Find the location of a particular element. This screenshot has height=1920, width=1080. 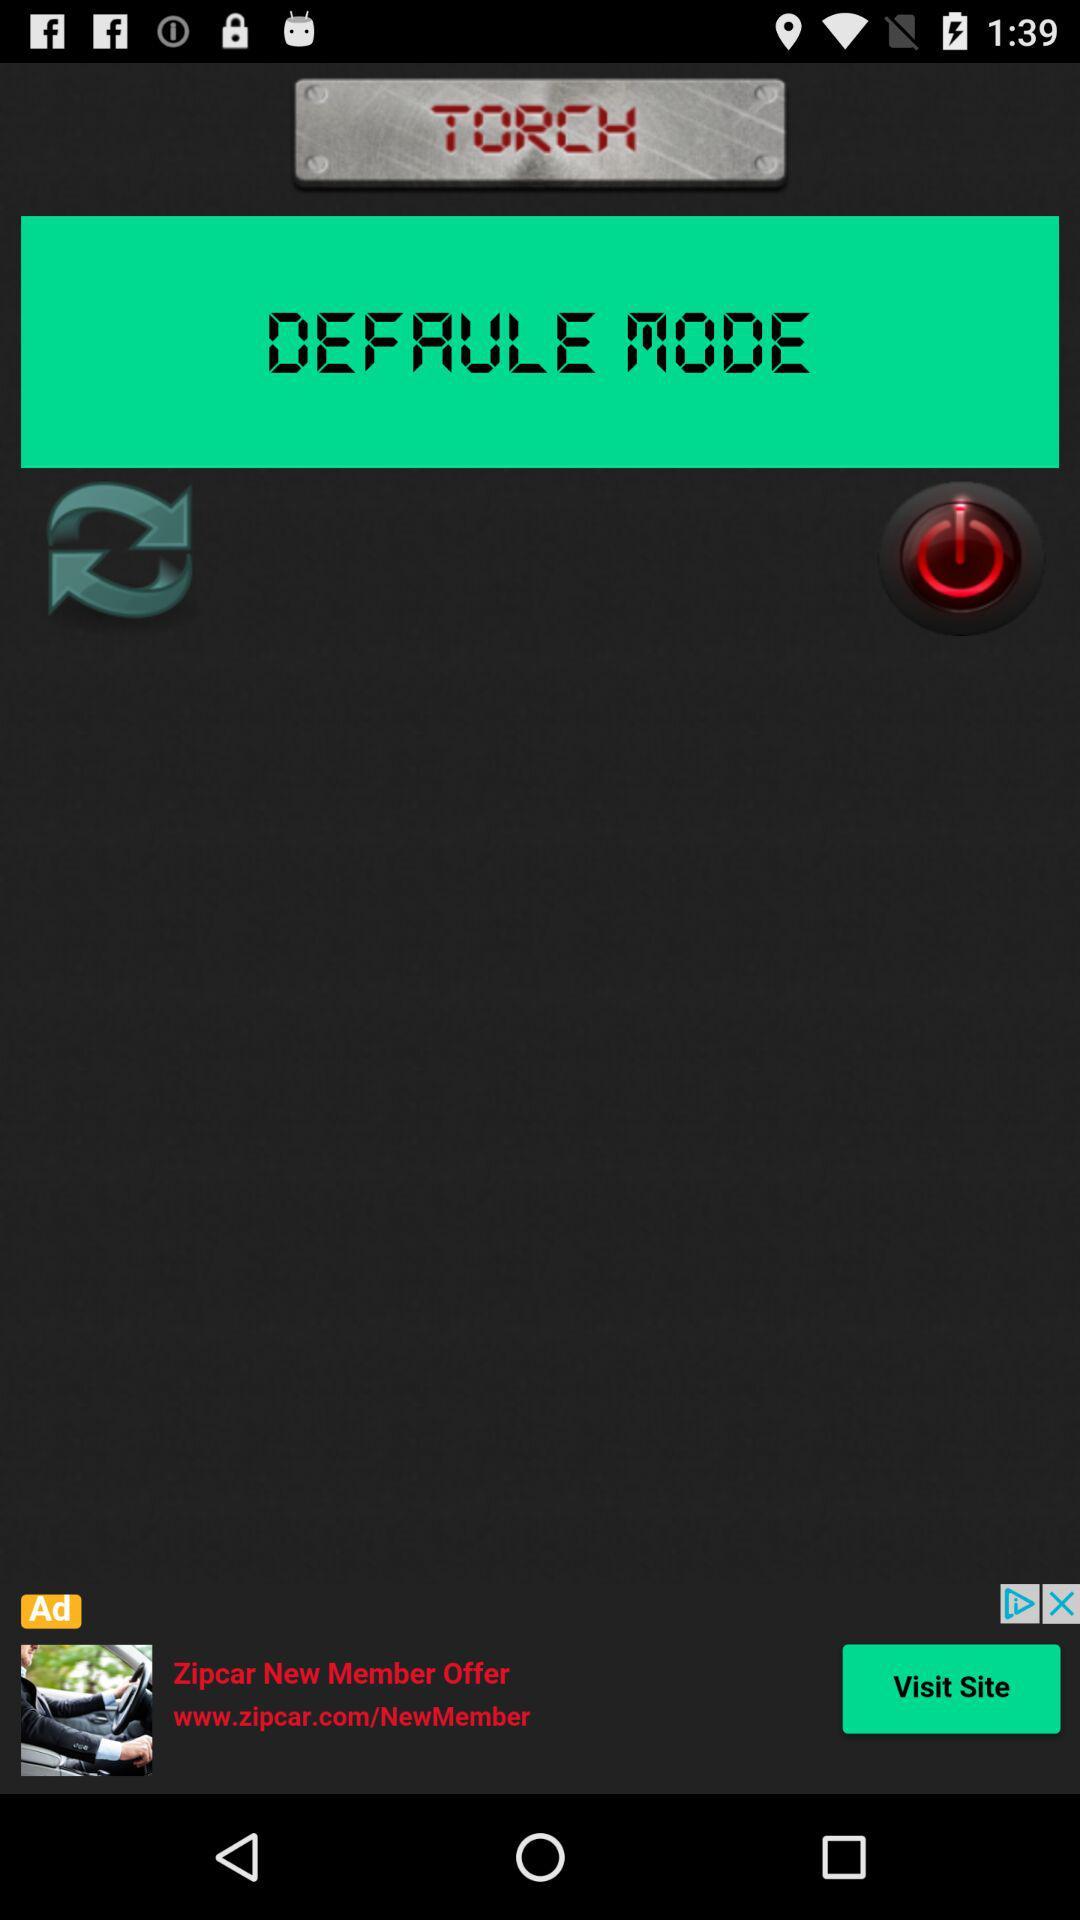

refresh page is located at coordinates (118, 558).